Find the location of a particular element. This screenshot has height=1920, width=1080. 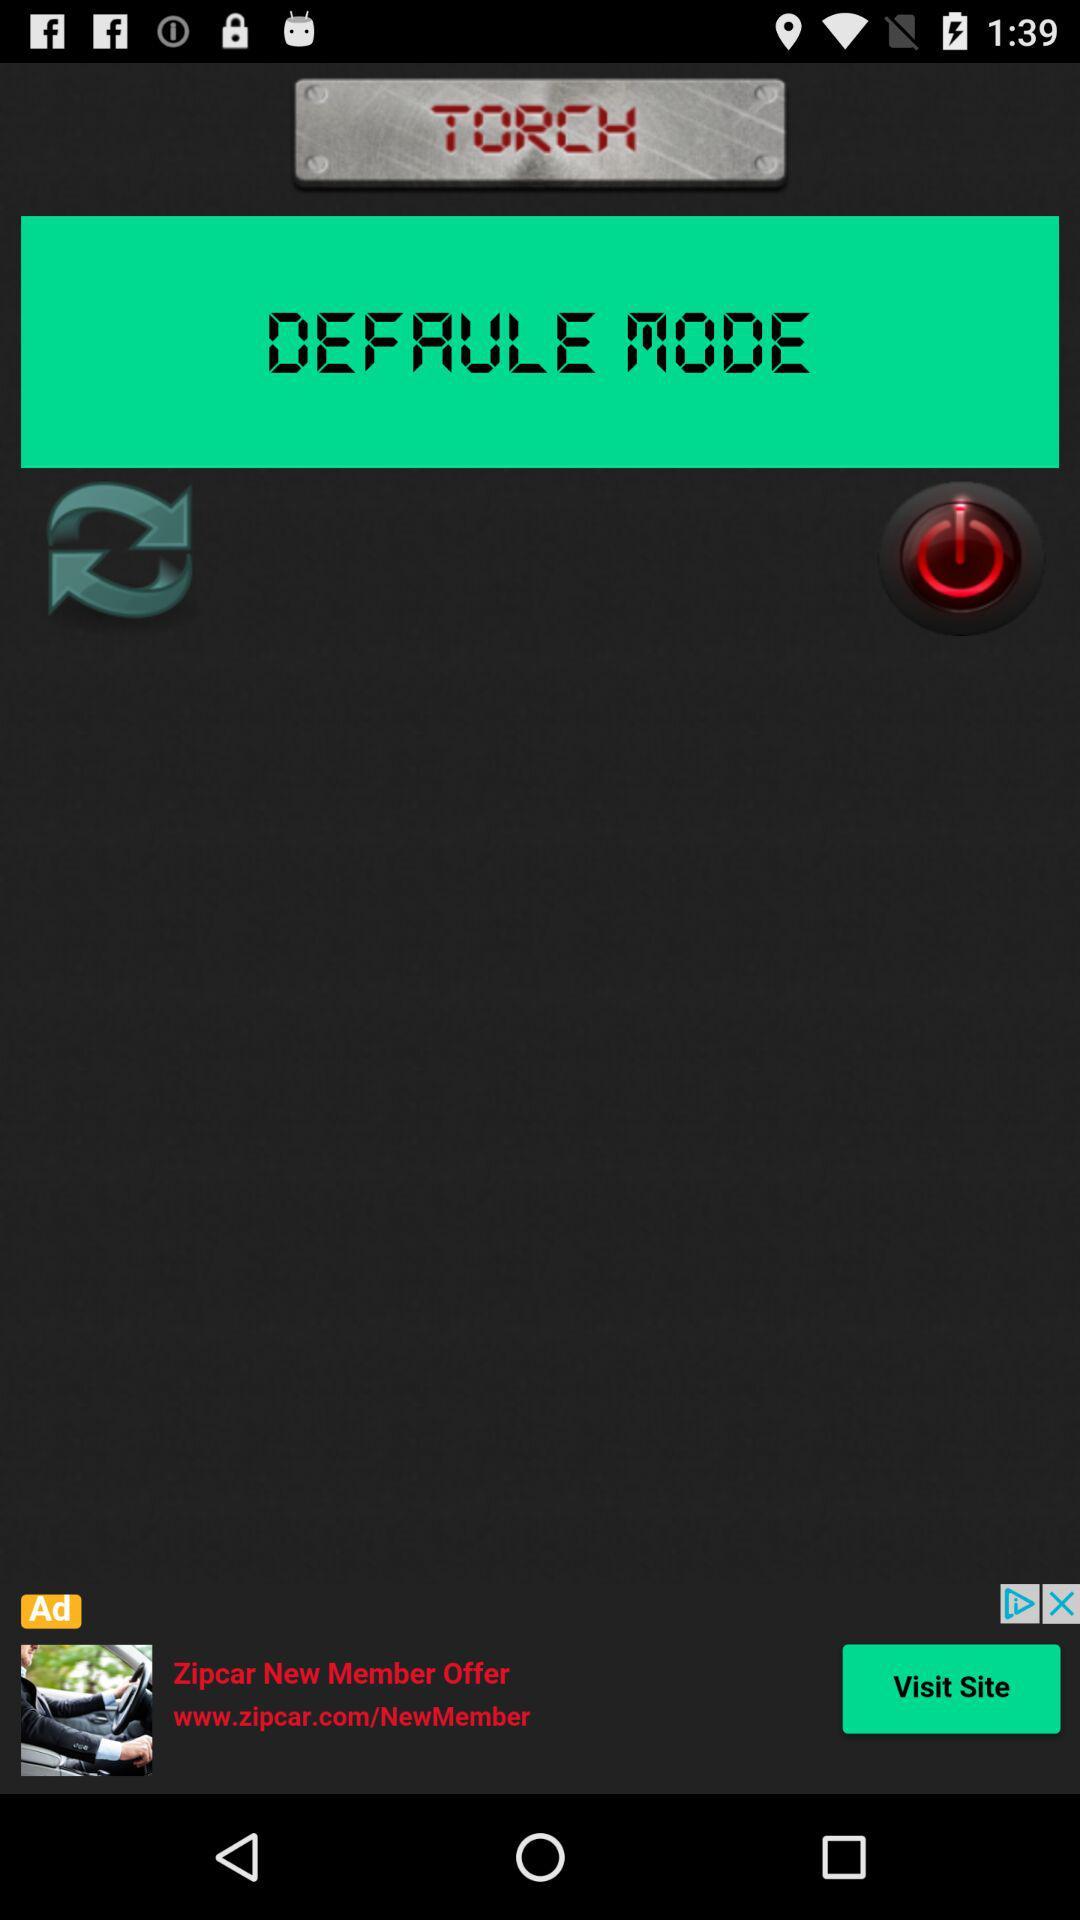

refresh page is located at coordinates (118, 558).